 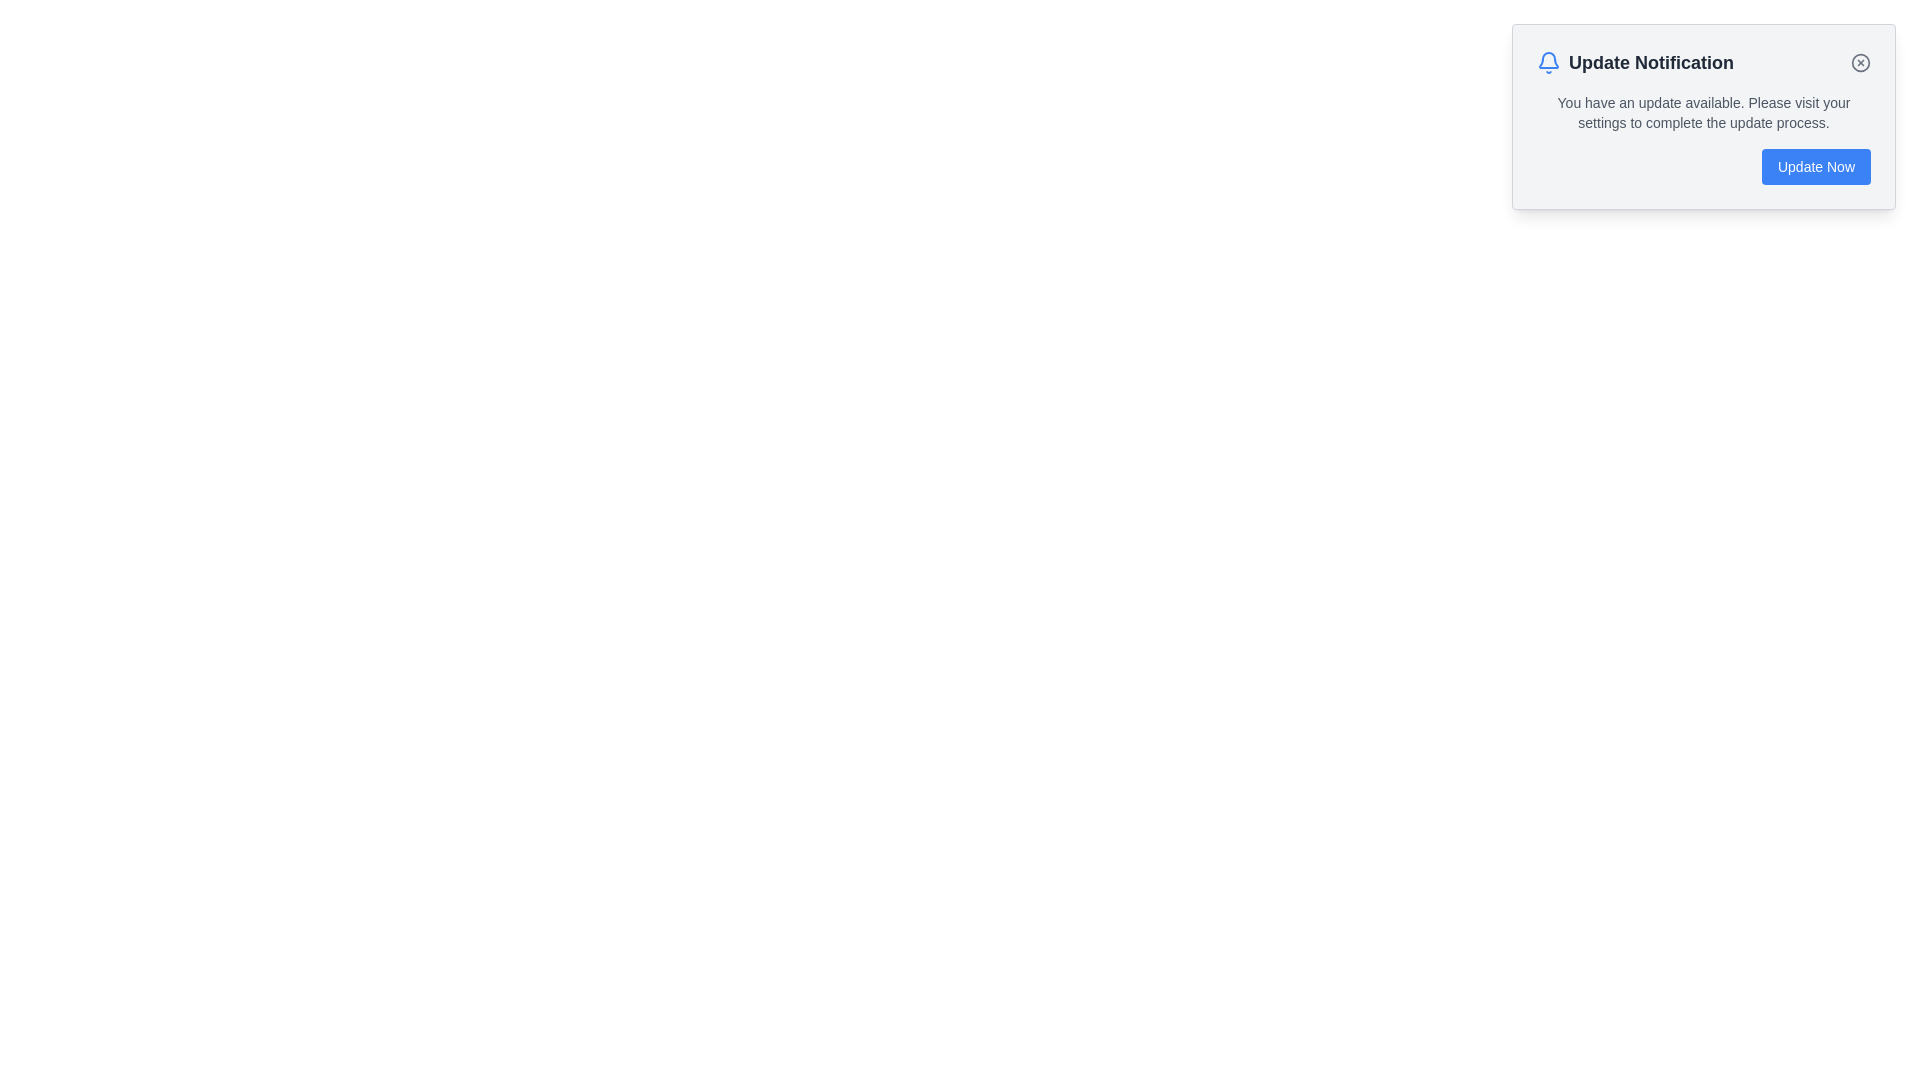 I want to click on the Section header containing an icon, text, and a button located at the top right of the notification card, so click(x=1703, y=61).